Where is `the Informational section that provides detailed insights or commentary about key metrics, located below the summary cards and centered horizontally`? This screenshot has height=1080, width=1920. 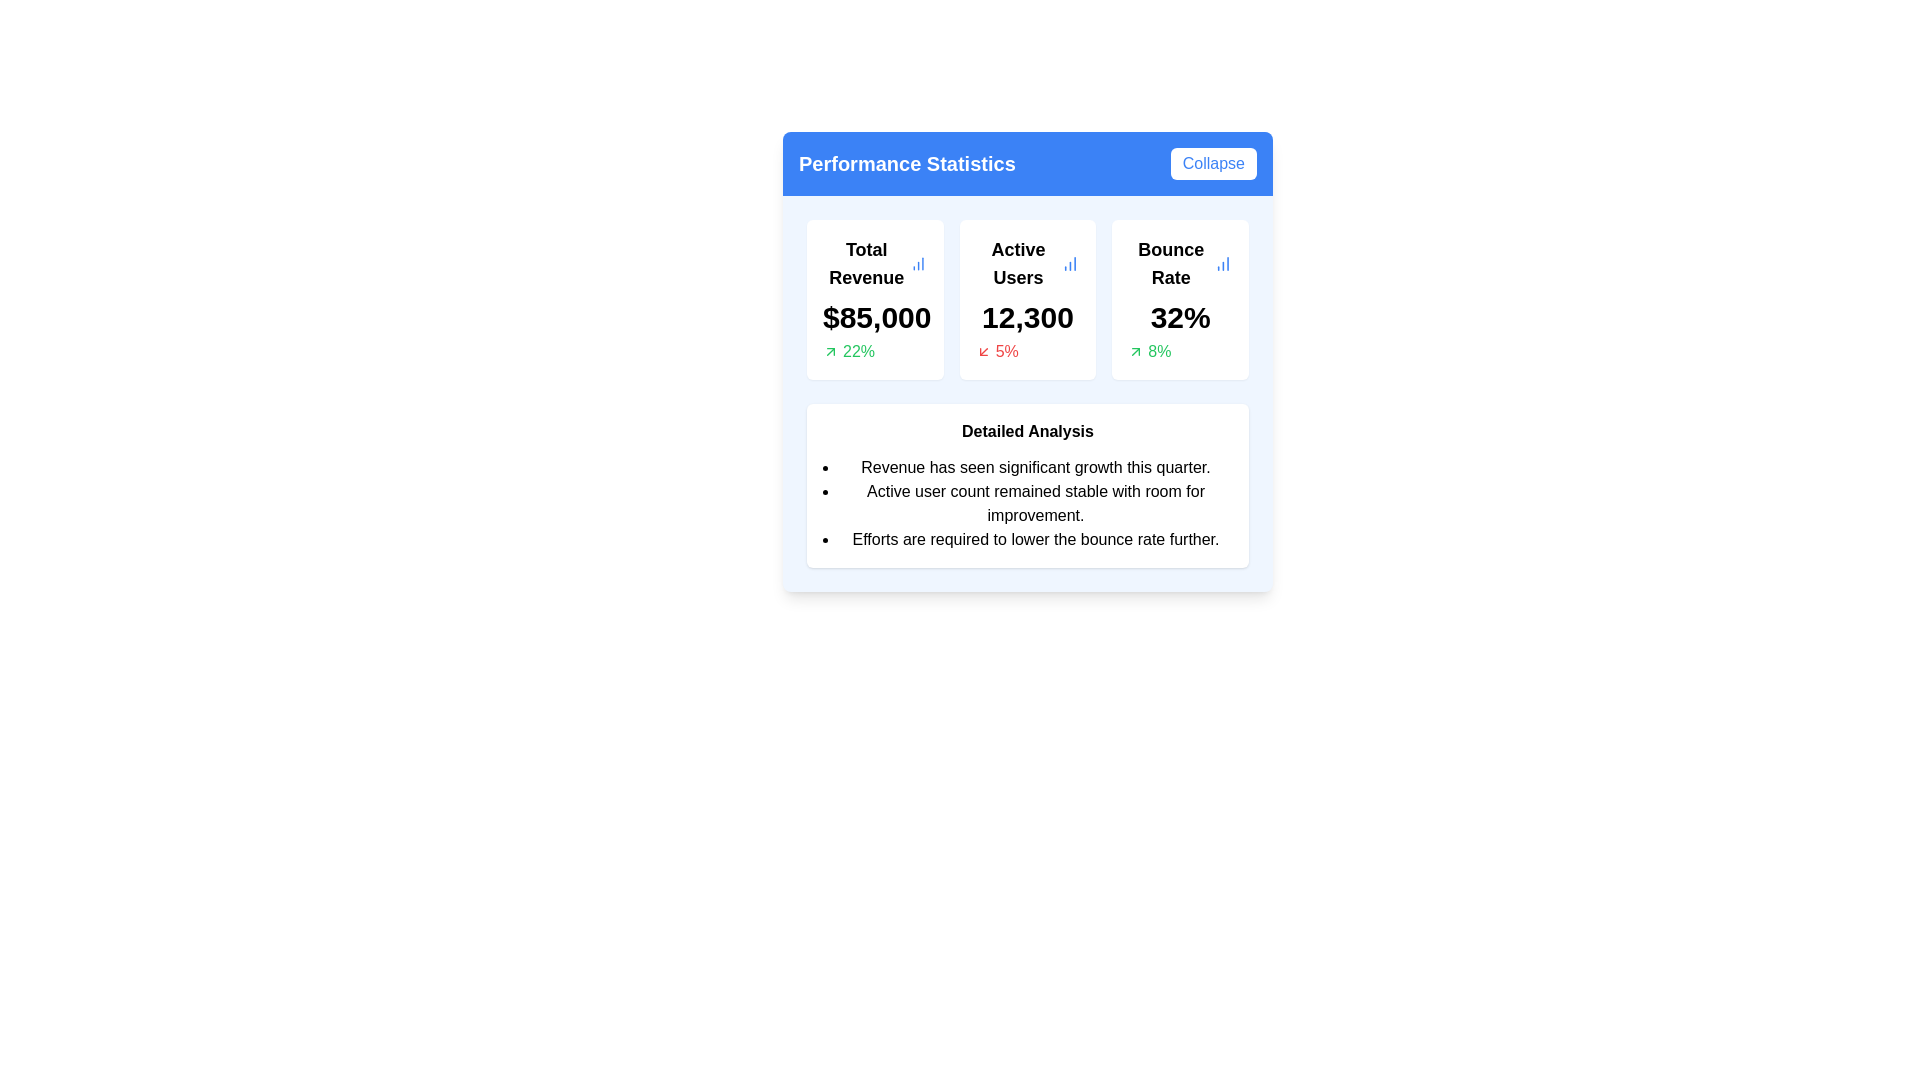 the Informational section that provides detailed insights or commentary about key metrics, located below the summary cards and centered horizontally is located at coordinates (1027, 486).